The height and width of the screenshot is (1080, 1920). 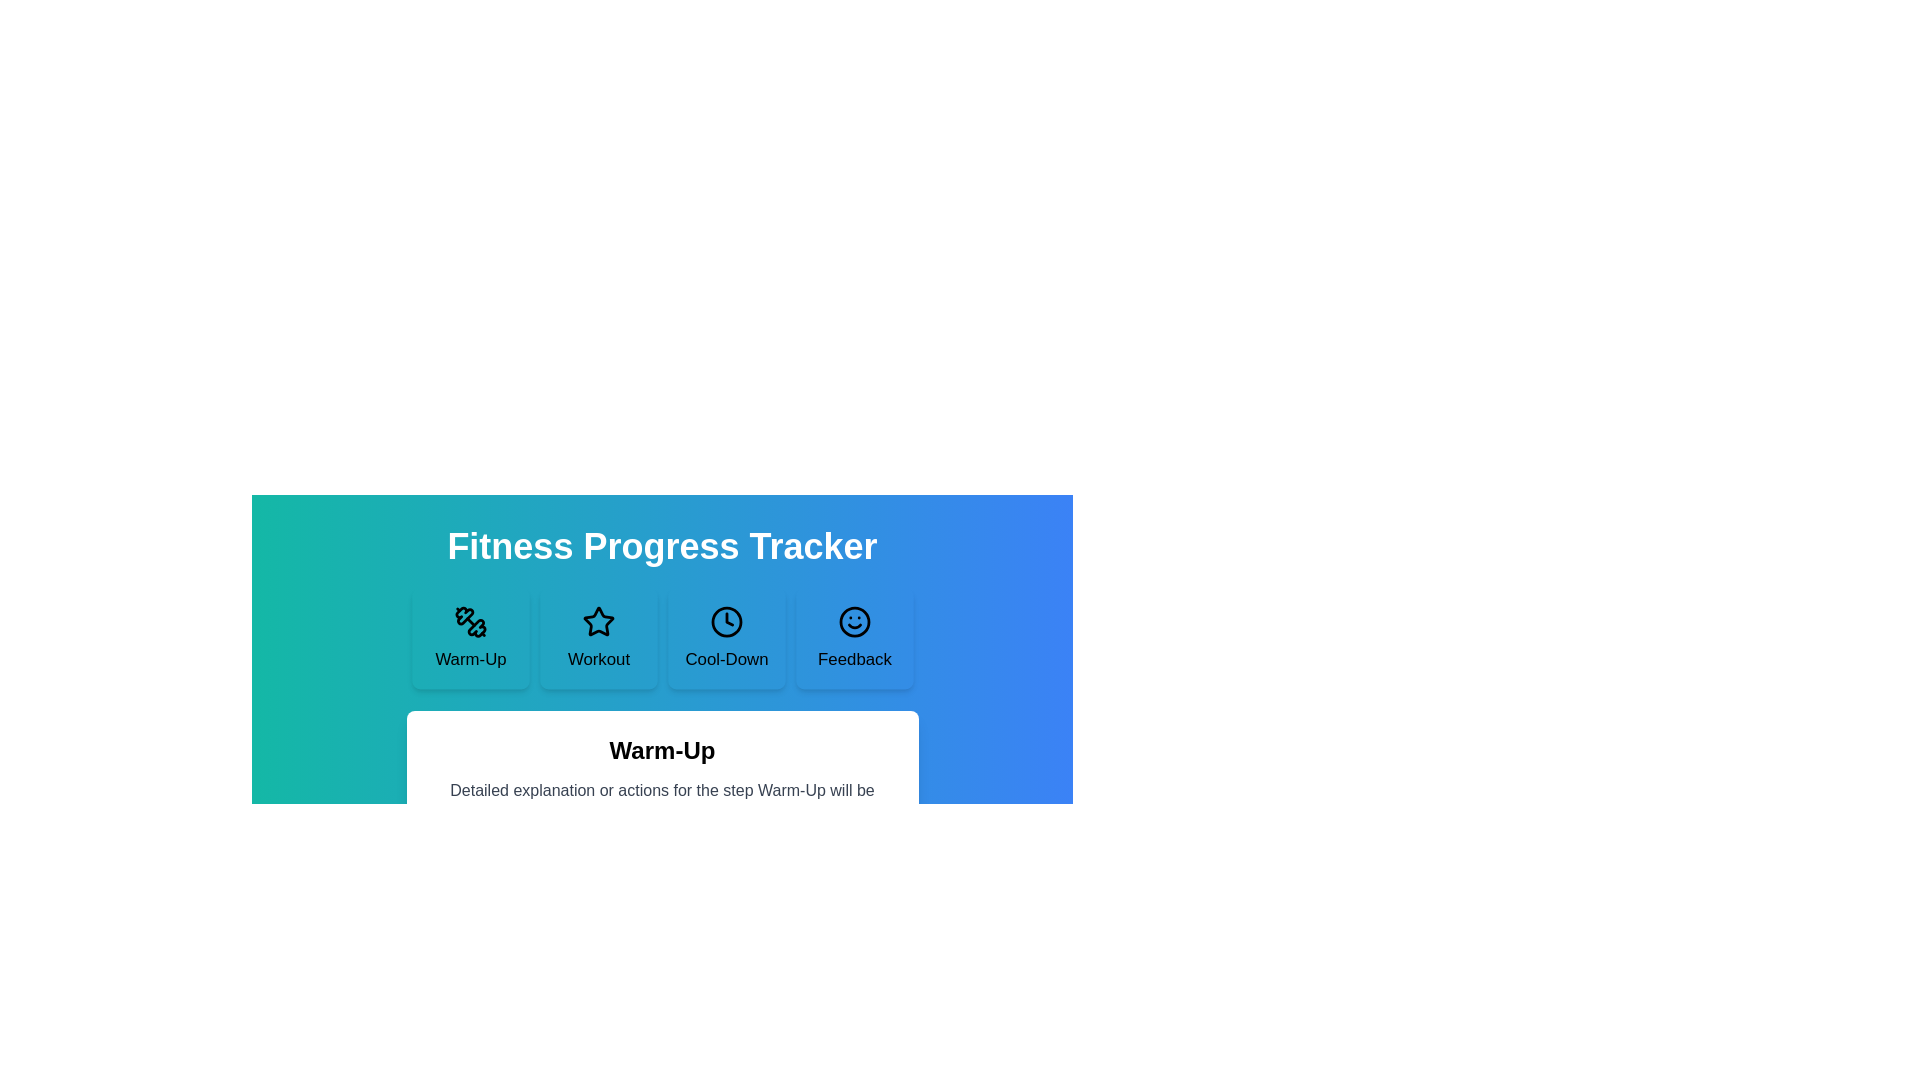 I want to click on the step Feedback in the FitnessProgressStepper component, so click(x=854, y=639).